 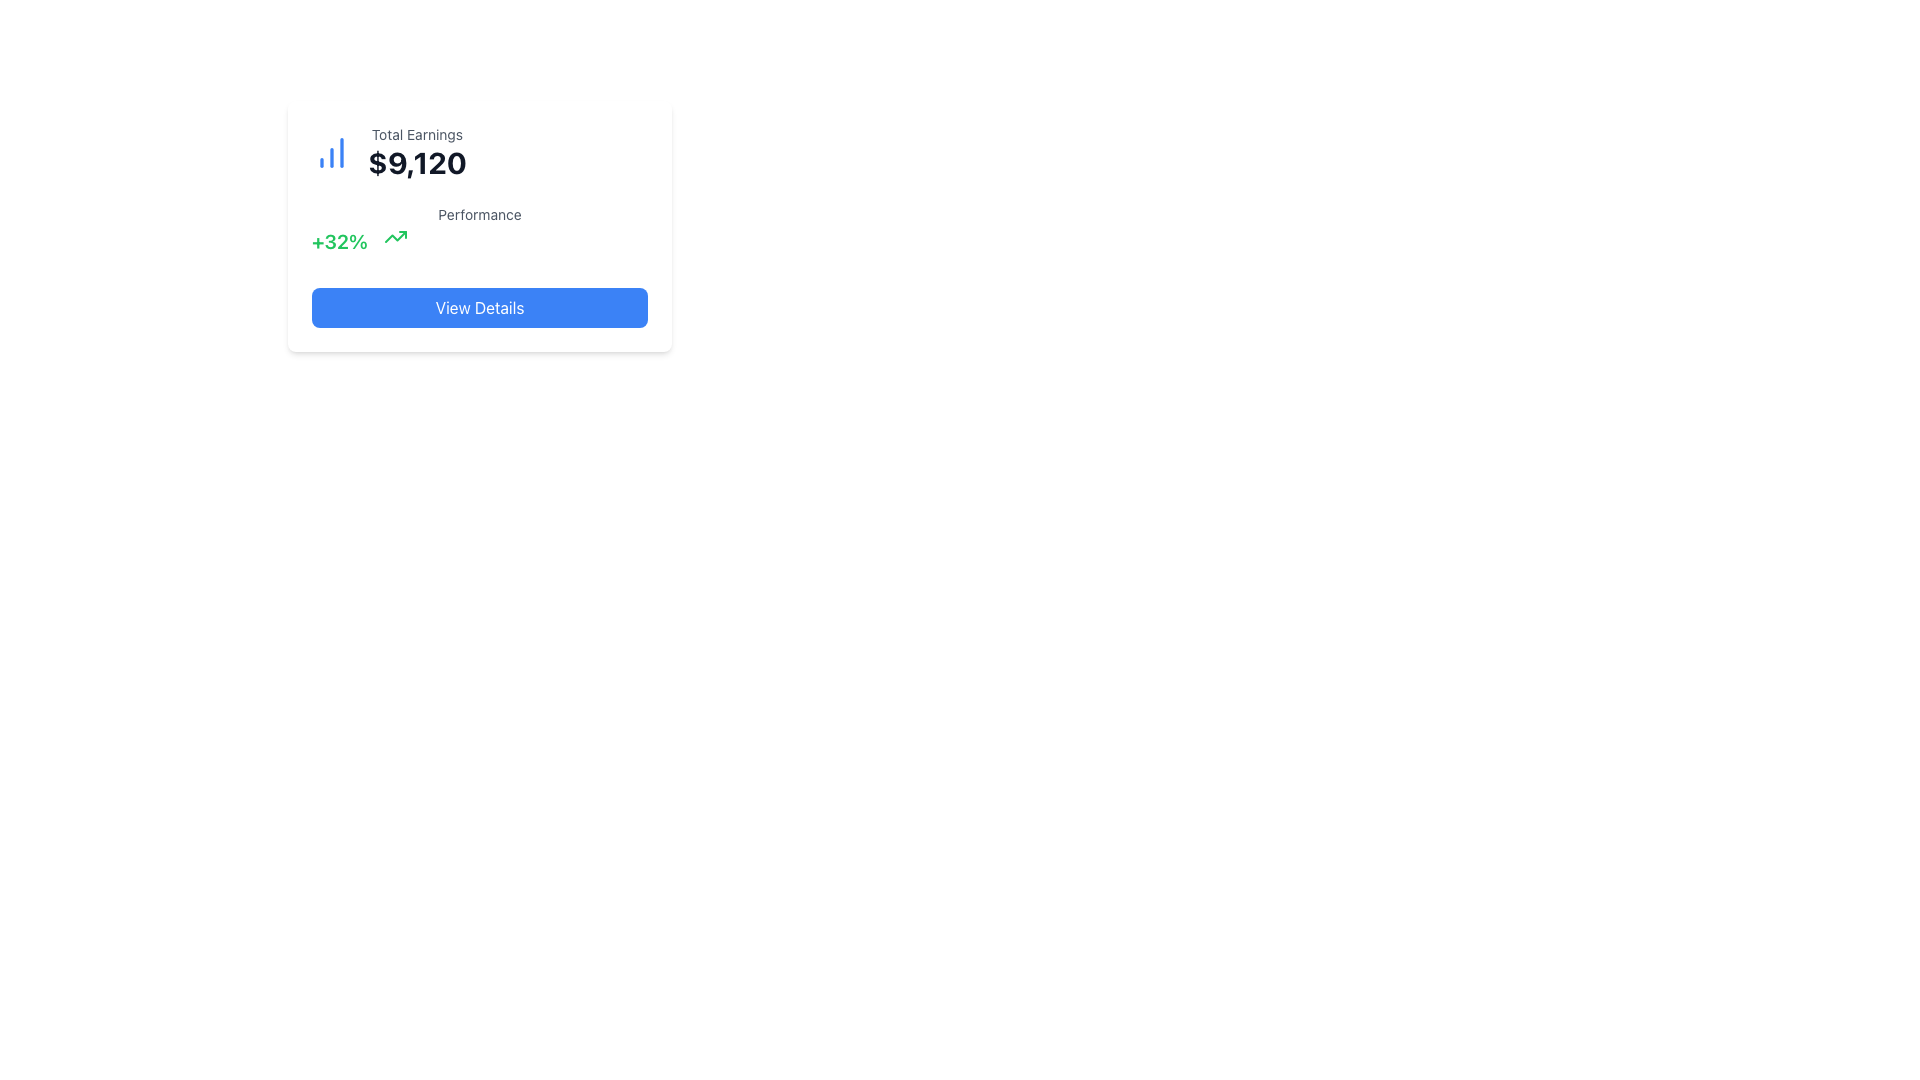 I want to click on the text display indicating the performance metric percentage increase, so click(x=340, y=241).